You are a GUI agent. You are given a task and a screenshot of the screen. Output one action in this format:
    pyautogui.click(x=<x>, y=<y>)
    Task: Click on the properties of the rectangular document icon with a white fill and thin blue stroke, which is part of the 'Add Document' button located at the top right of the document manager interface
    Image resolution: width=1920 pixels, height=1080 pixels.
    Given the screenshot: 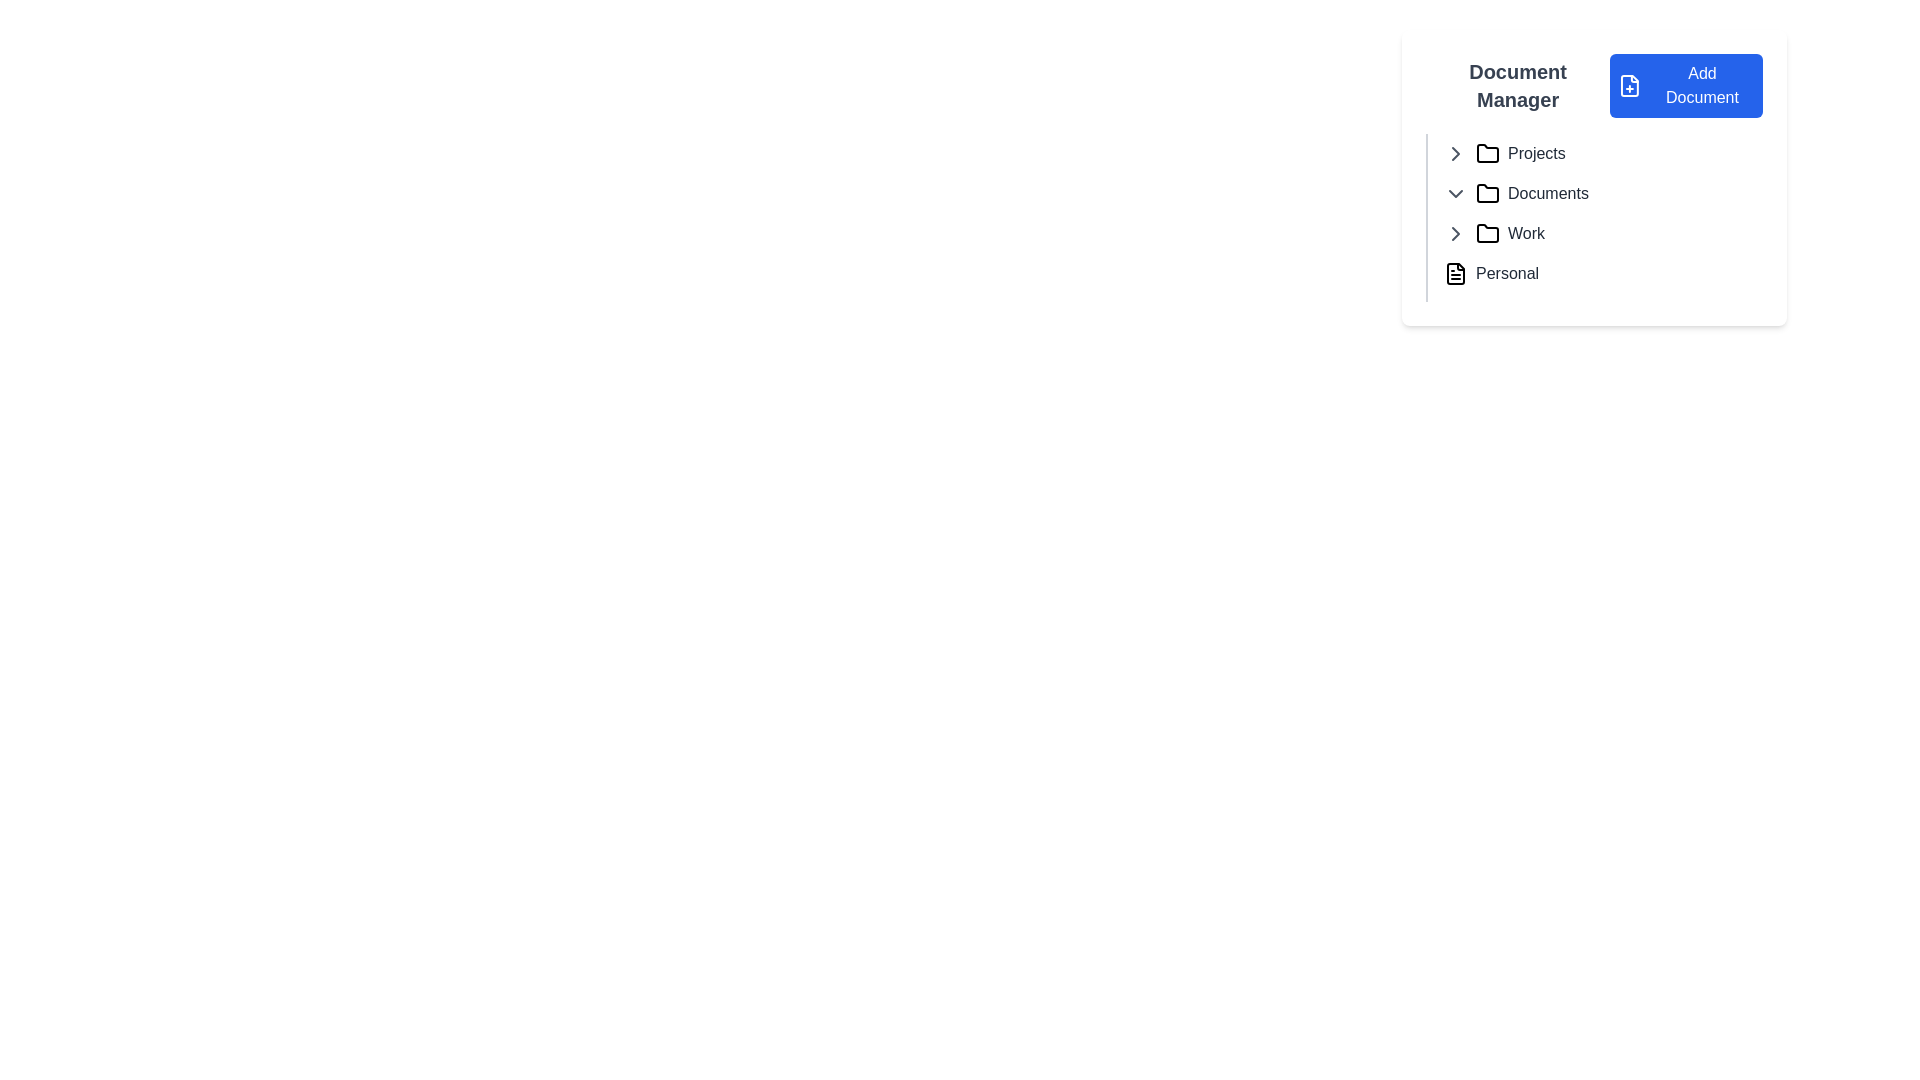 What is the action you would take?
    pyautogui.click(x=1630, y=84)
    